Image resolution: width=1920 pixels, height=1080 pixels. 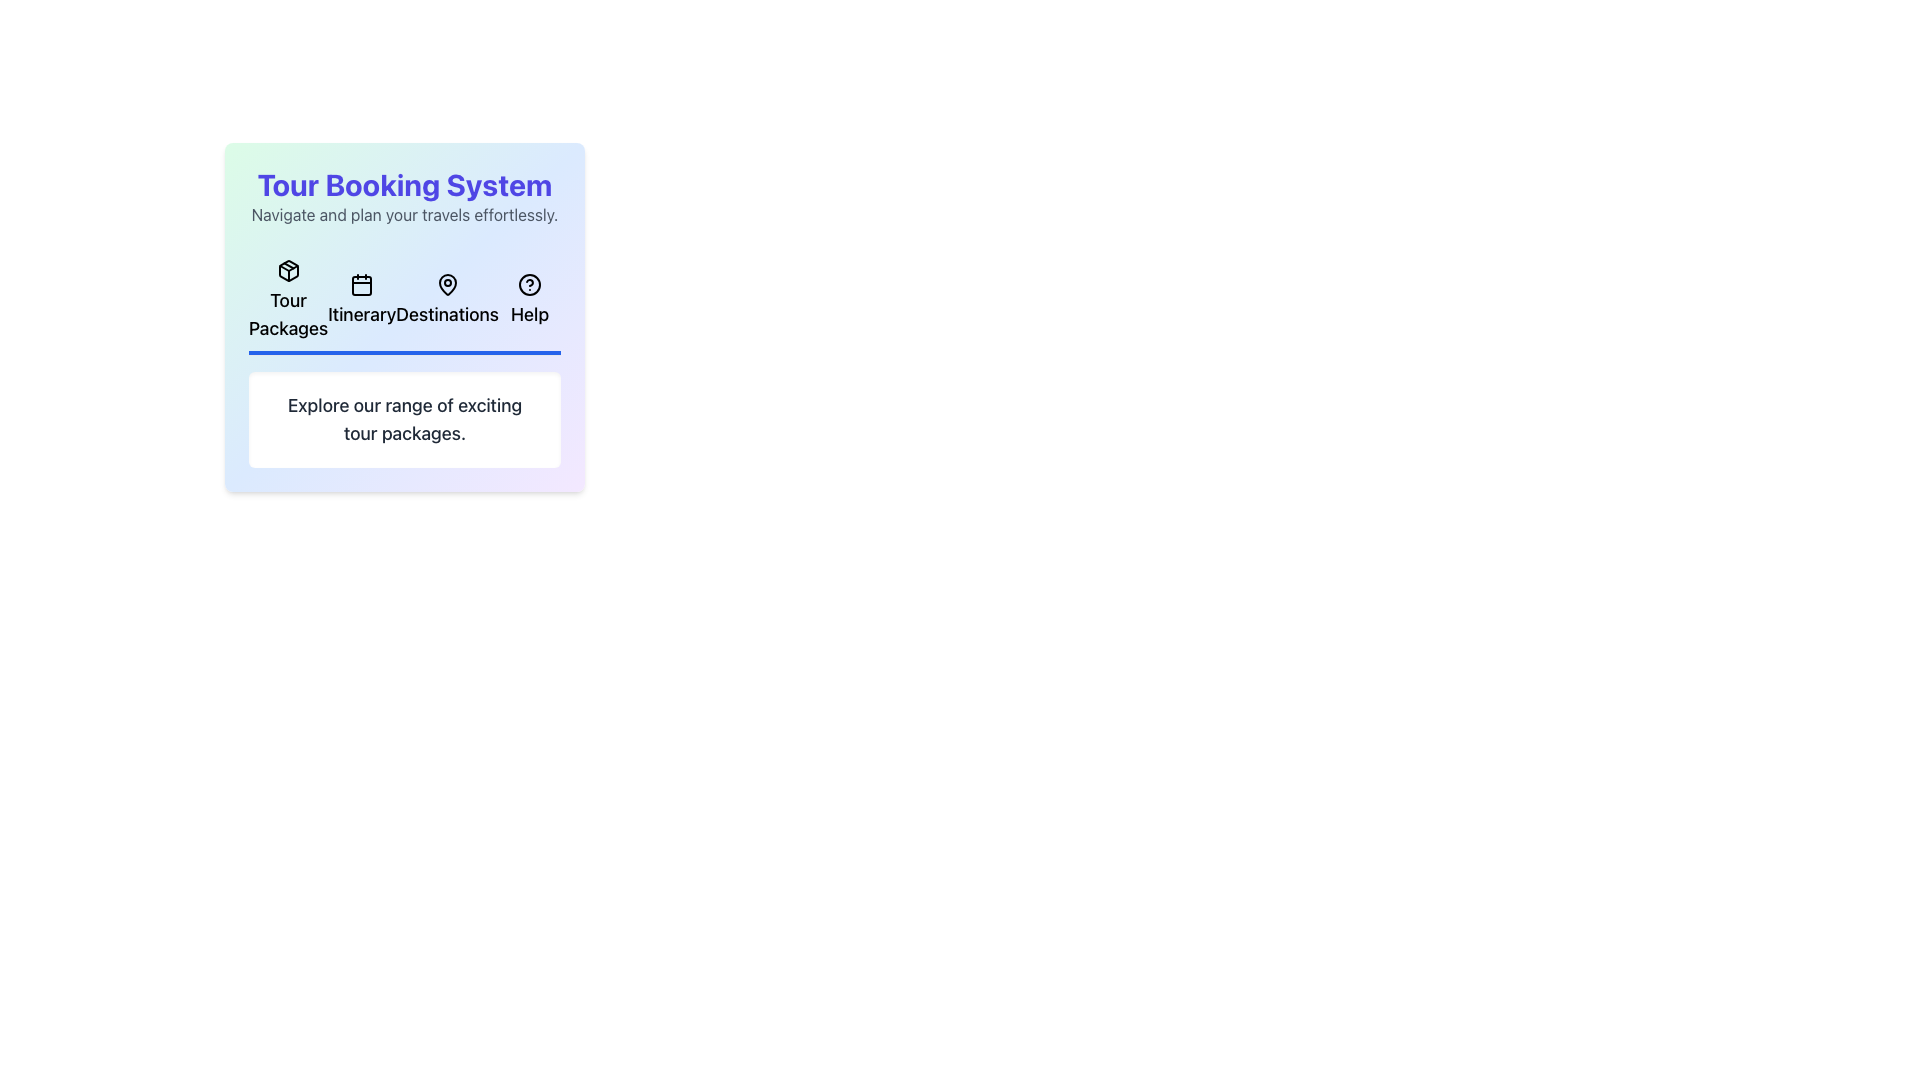 What do you see at coordinates (361, 313) in the screenshot?
I see `the 'Itinerary' text label located within the navigation tab of the tour booking system` at bounding box center [361, 313].